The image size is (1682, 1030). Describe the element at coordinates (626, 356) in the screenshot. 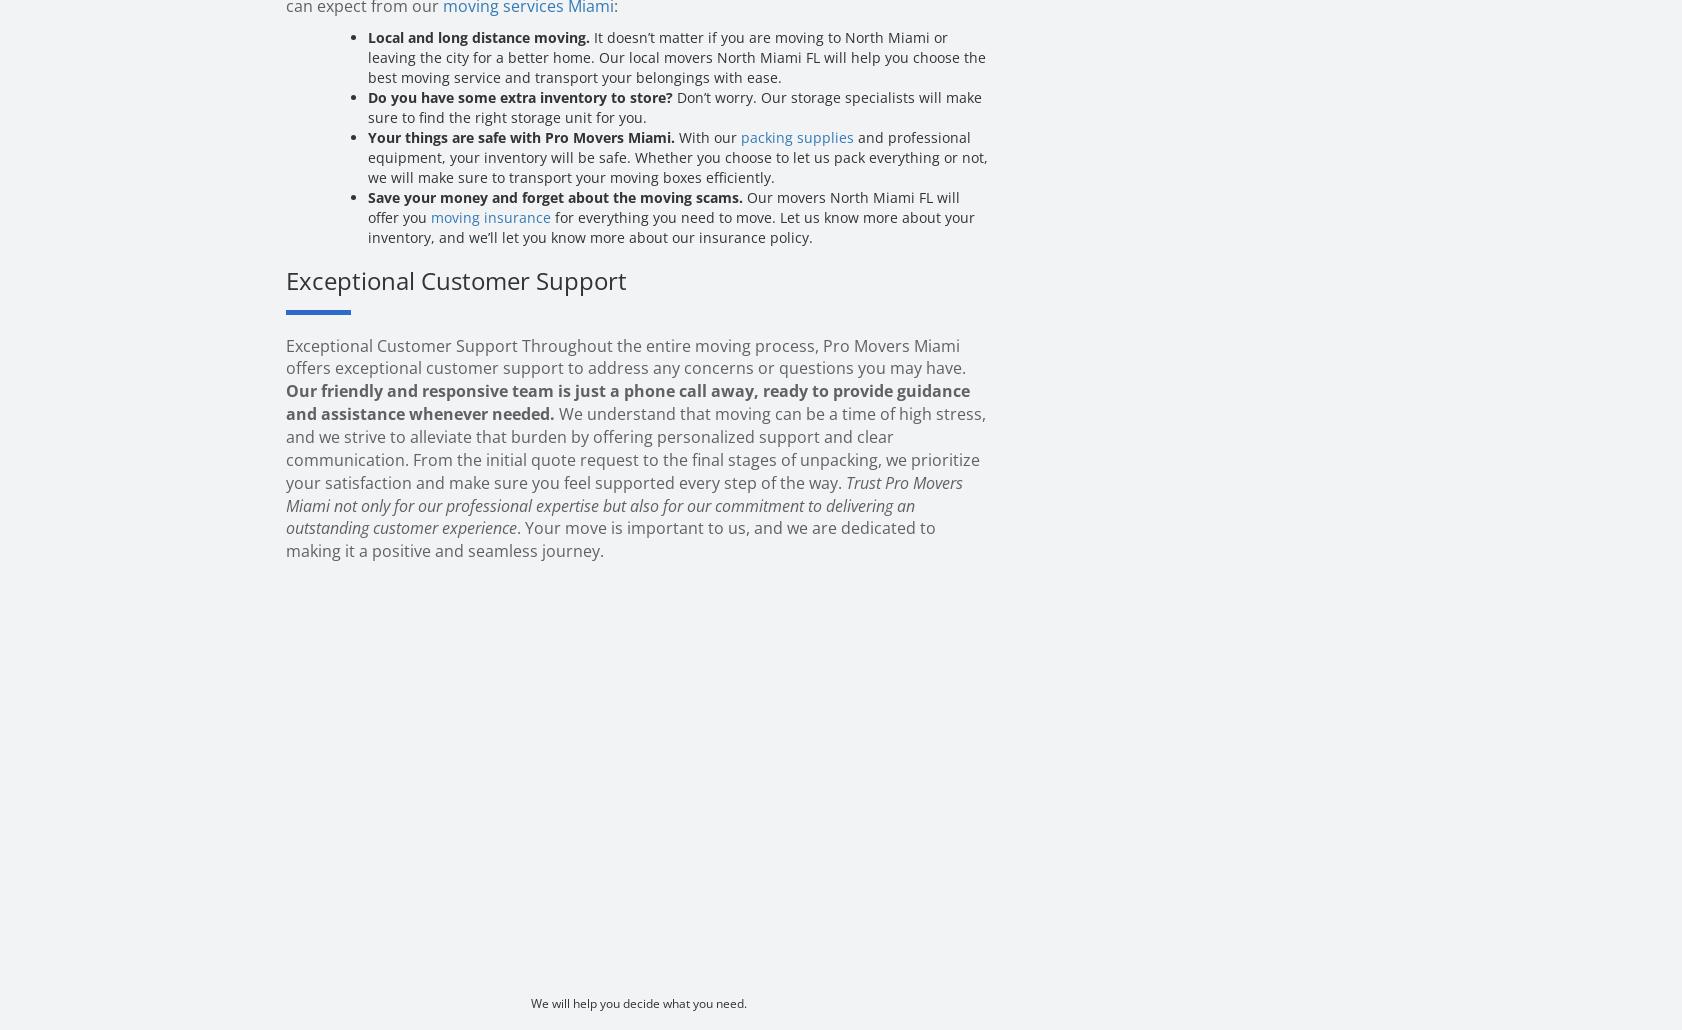

I see `'Exceptional Customer Support Throughout the entire moving process, Pro Movers Miami offers exceptional customer support to address any concerns or questions you may have.'` at that location.